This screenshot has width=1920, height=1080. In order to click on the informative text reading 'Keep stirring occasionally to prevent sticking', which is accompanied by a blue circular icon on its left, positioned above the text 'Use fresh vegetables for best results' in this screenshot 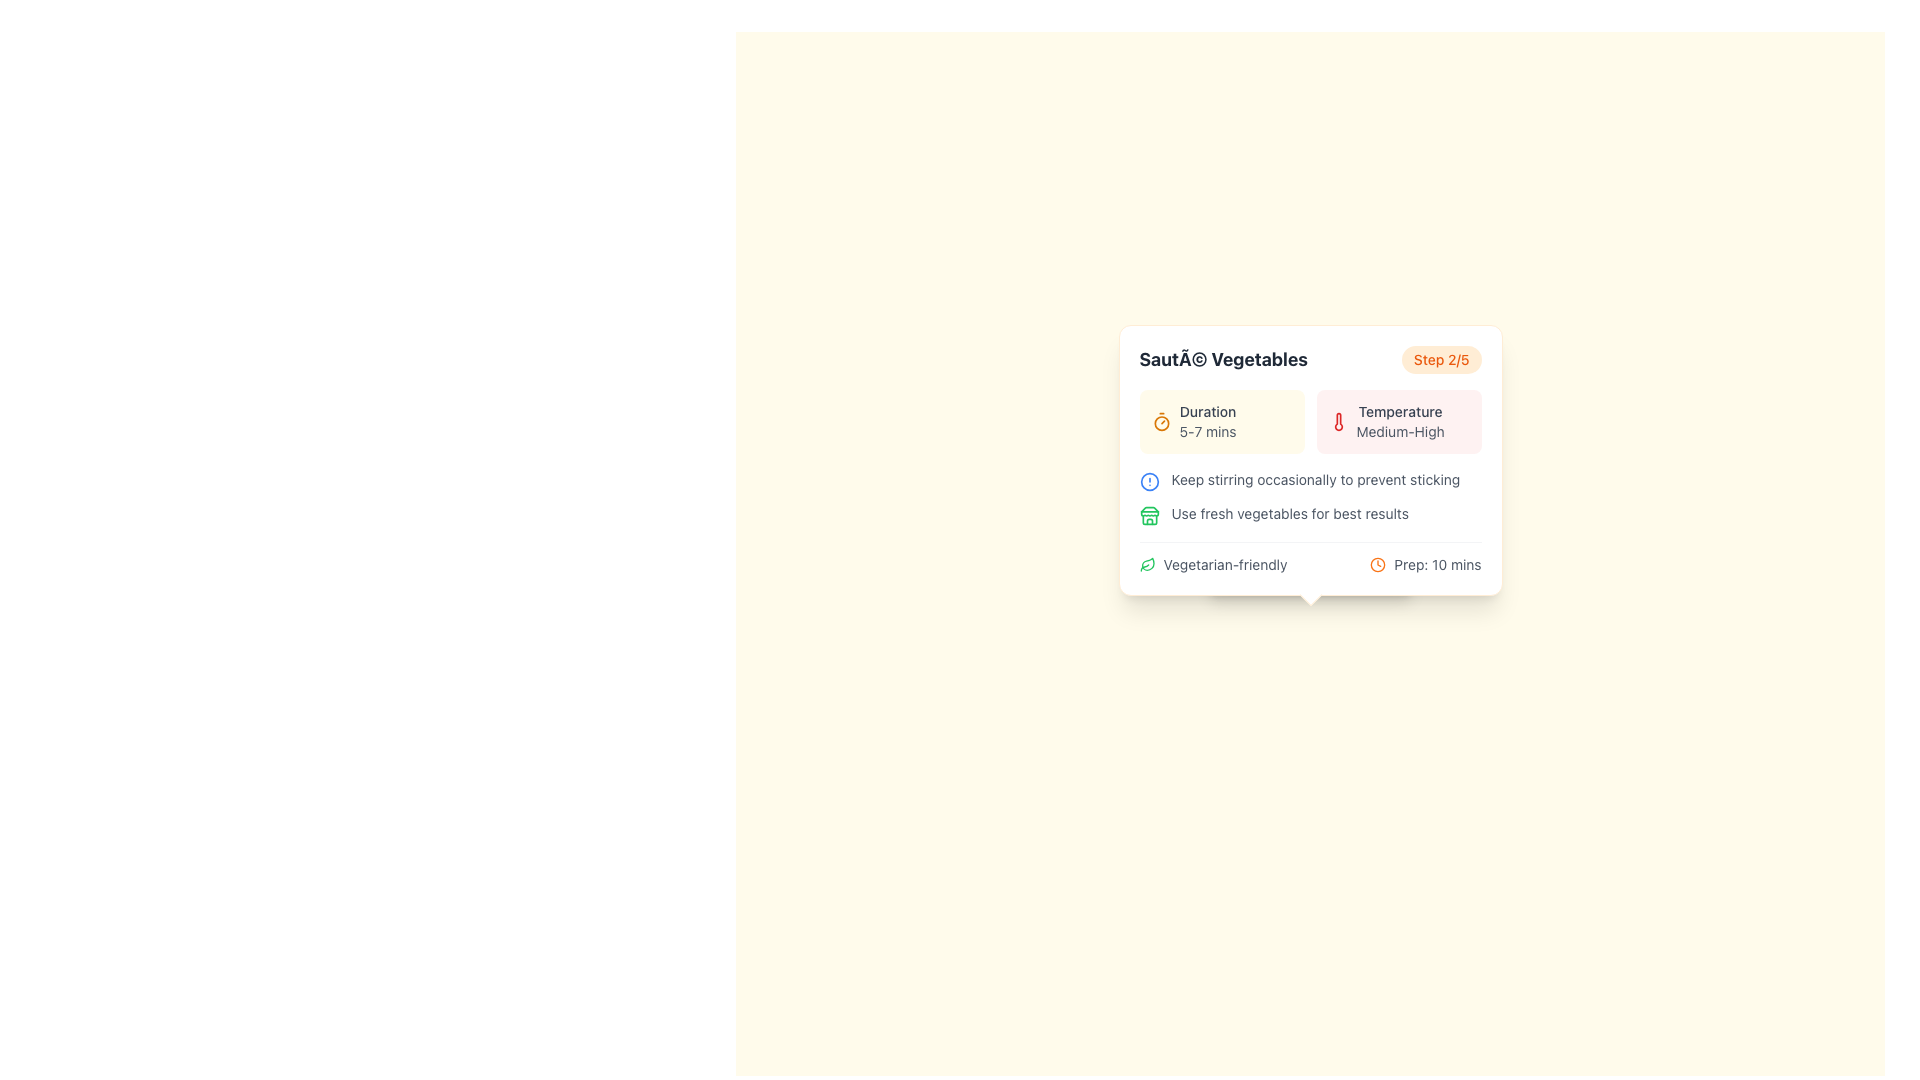, I will do `click(1310, 481)`.